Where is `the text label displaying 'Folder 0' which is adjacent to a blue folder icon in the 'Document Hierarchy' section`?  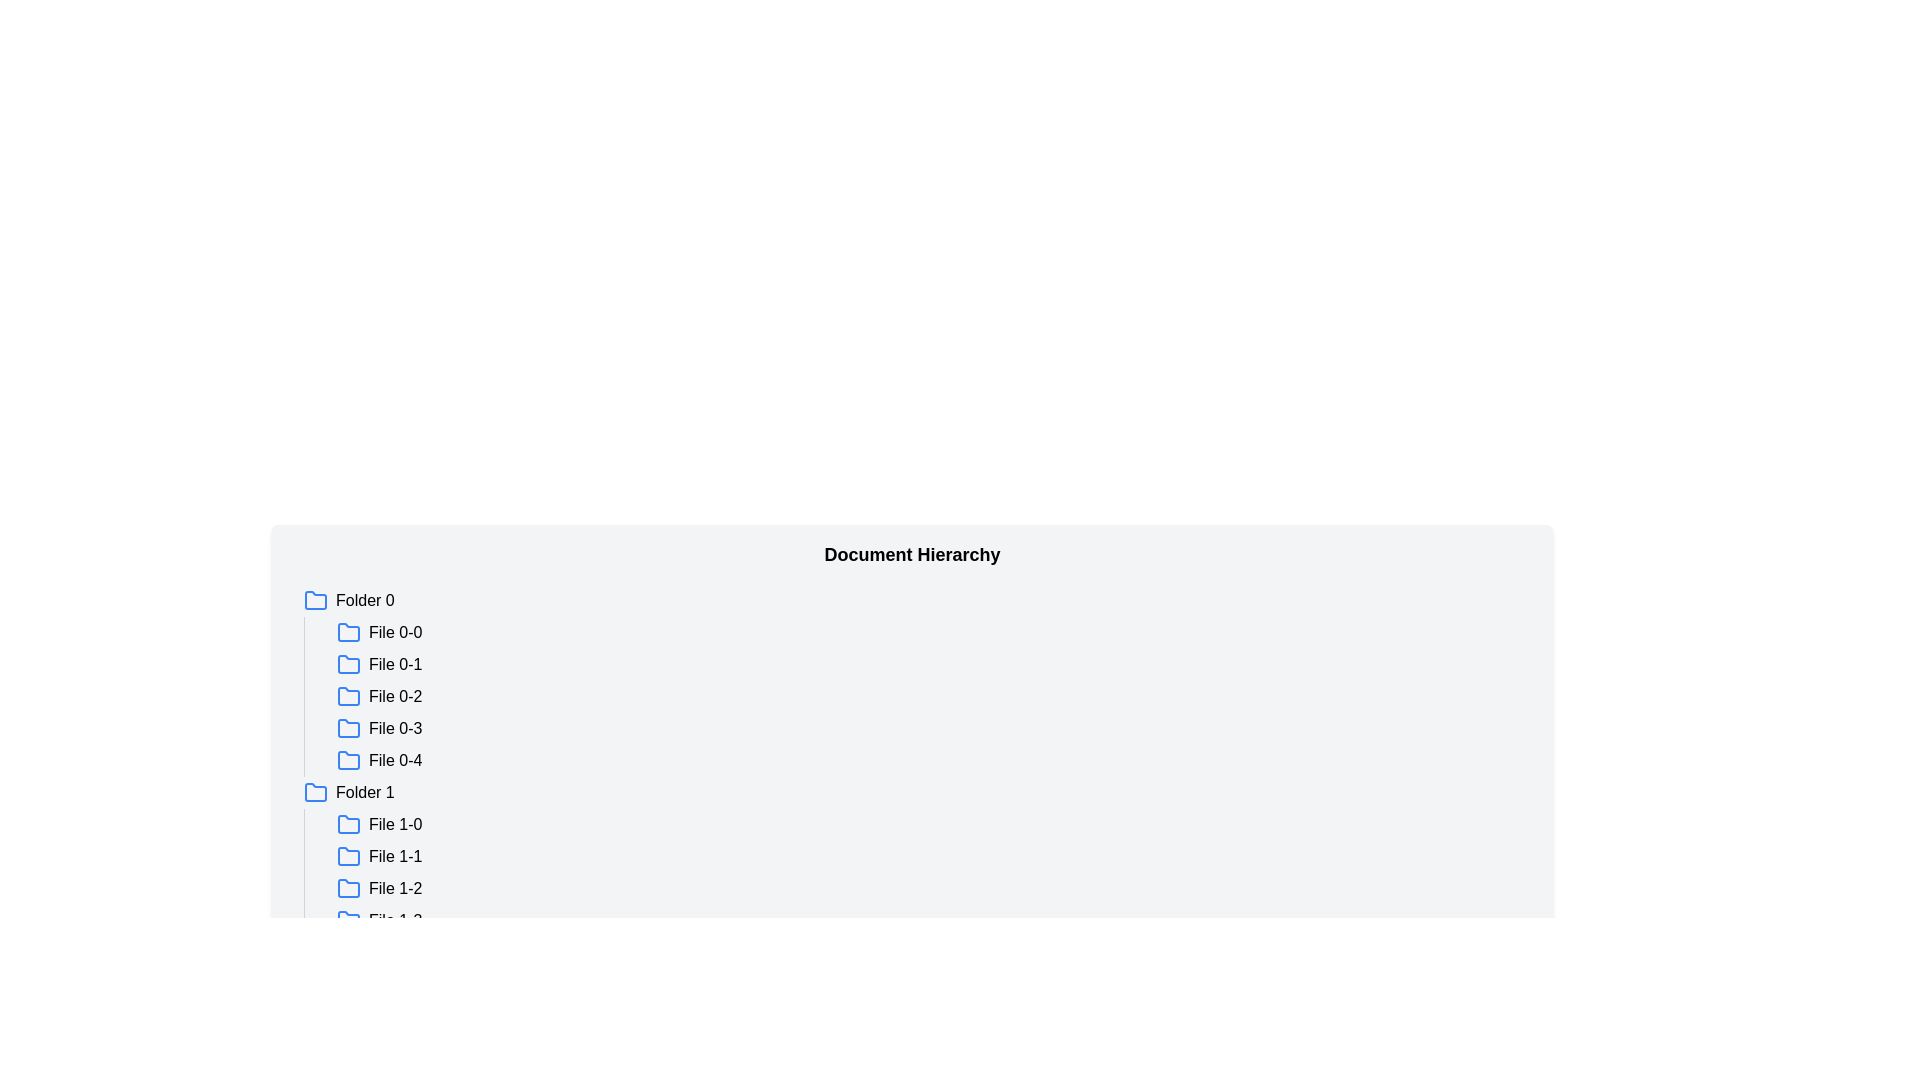
the text label displaying 'Folder 0' which is adjacent to a blue folder icon in the 'Document Hierarchy' section is located at coordinates (365, 600).